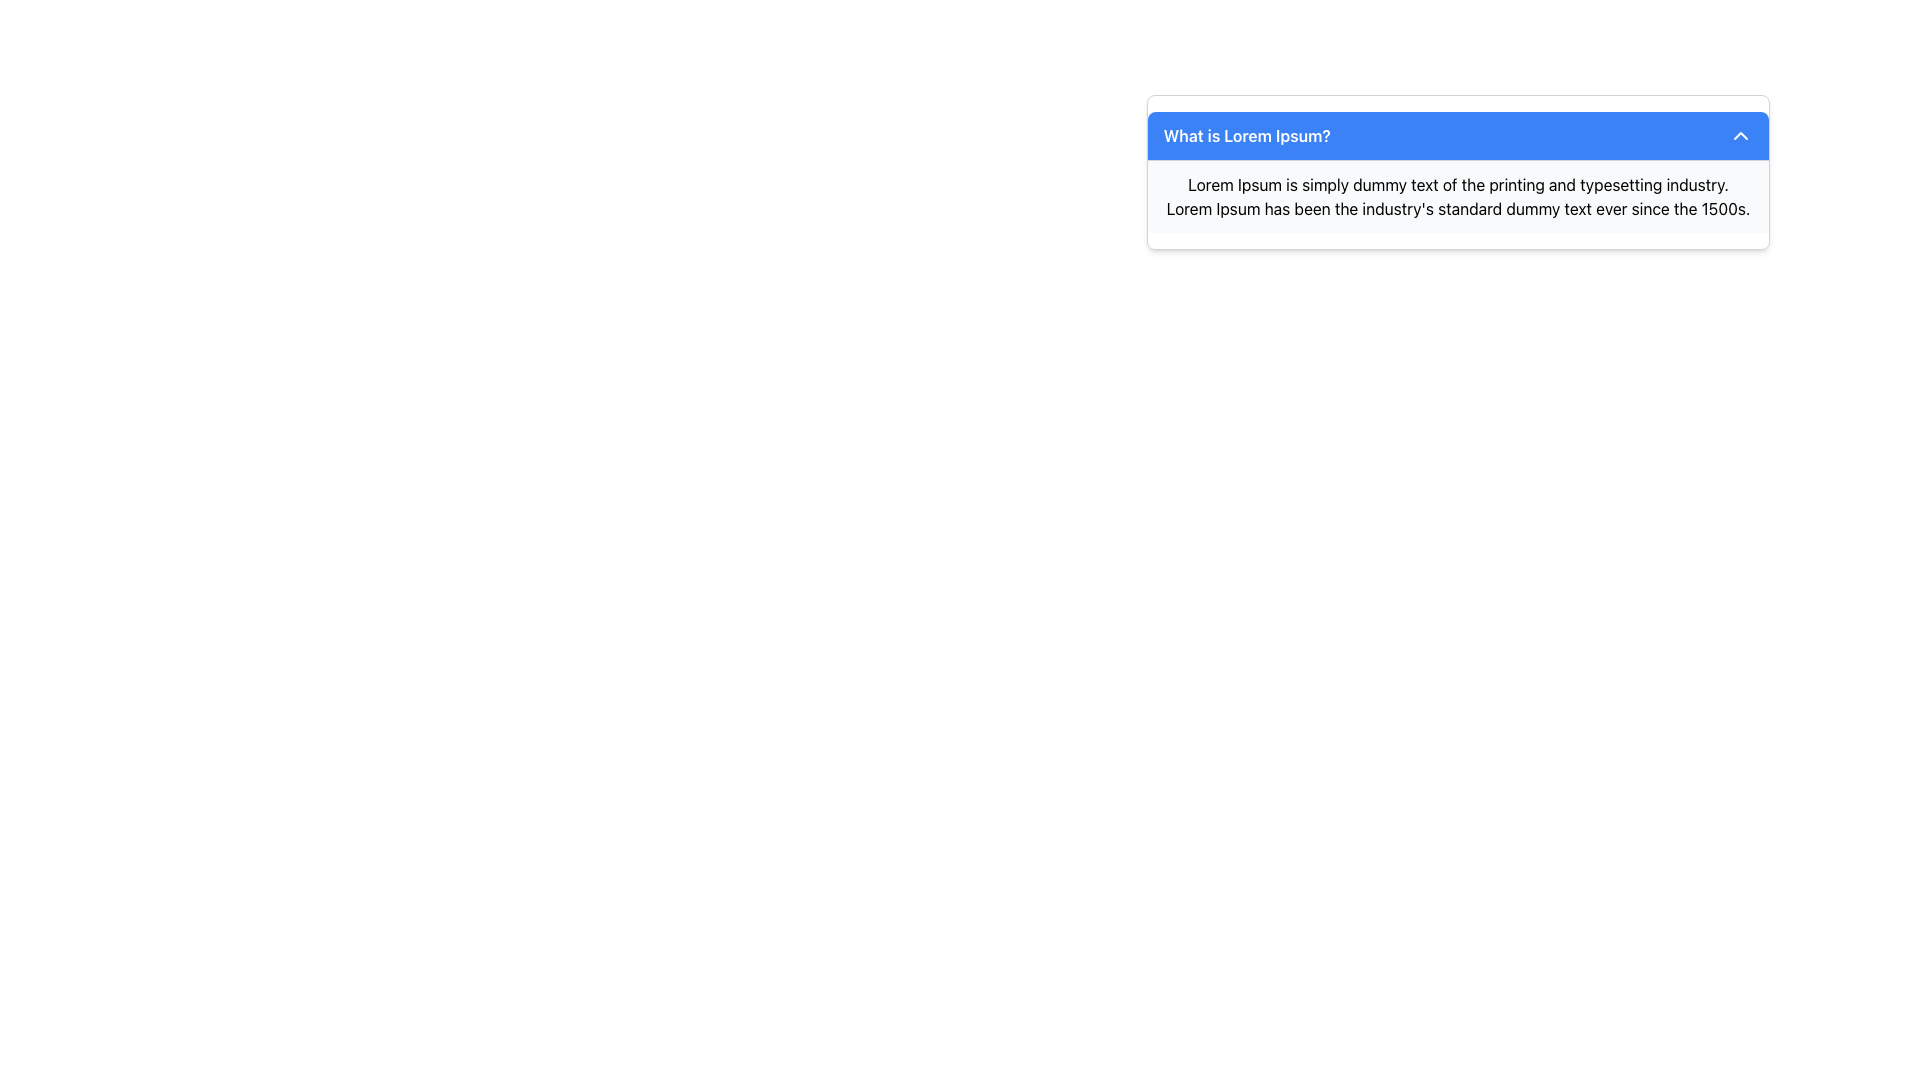  What do you see at coordinates (1458, 196) in the screenshot?
I see `text content from the informational block that states: 'Lorem Ipsum is simply dummy text of the printing and typesetting industry. Lorem Ipsum has been the industry's standard dummy text ever since the 1500s.'` at bounding box center [1458, 196].